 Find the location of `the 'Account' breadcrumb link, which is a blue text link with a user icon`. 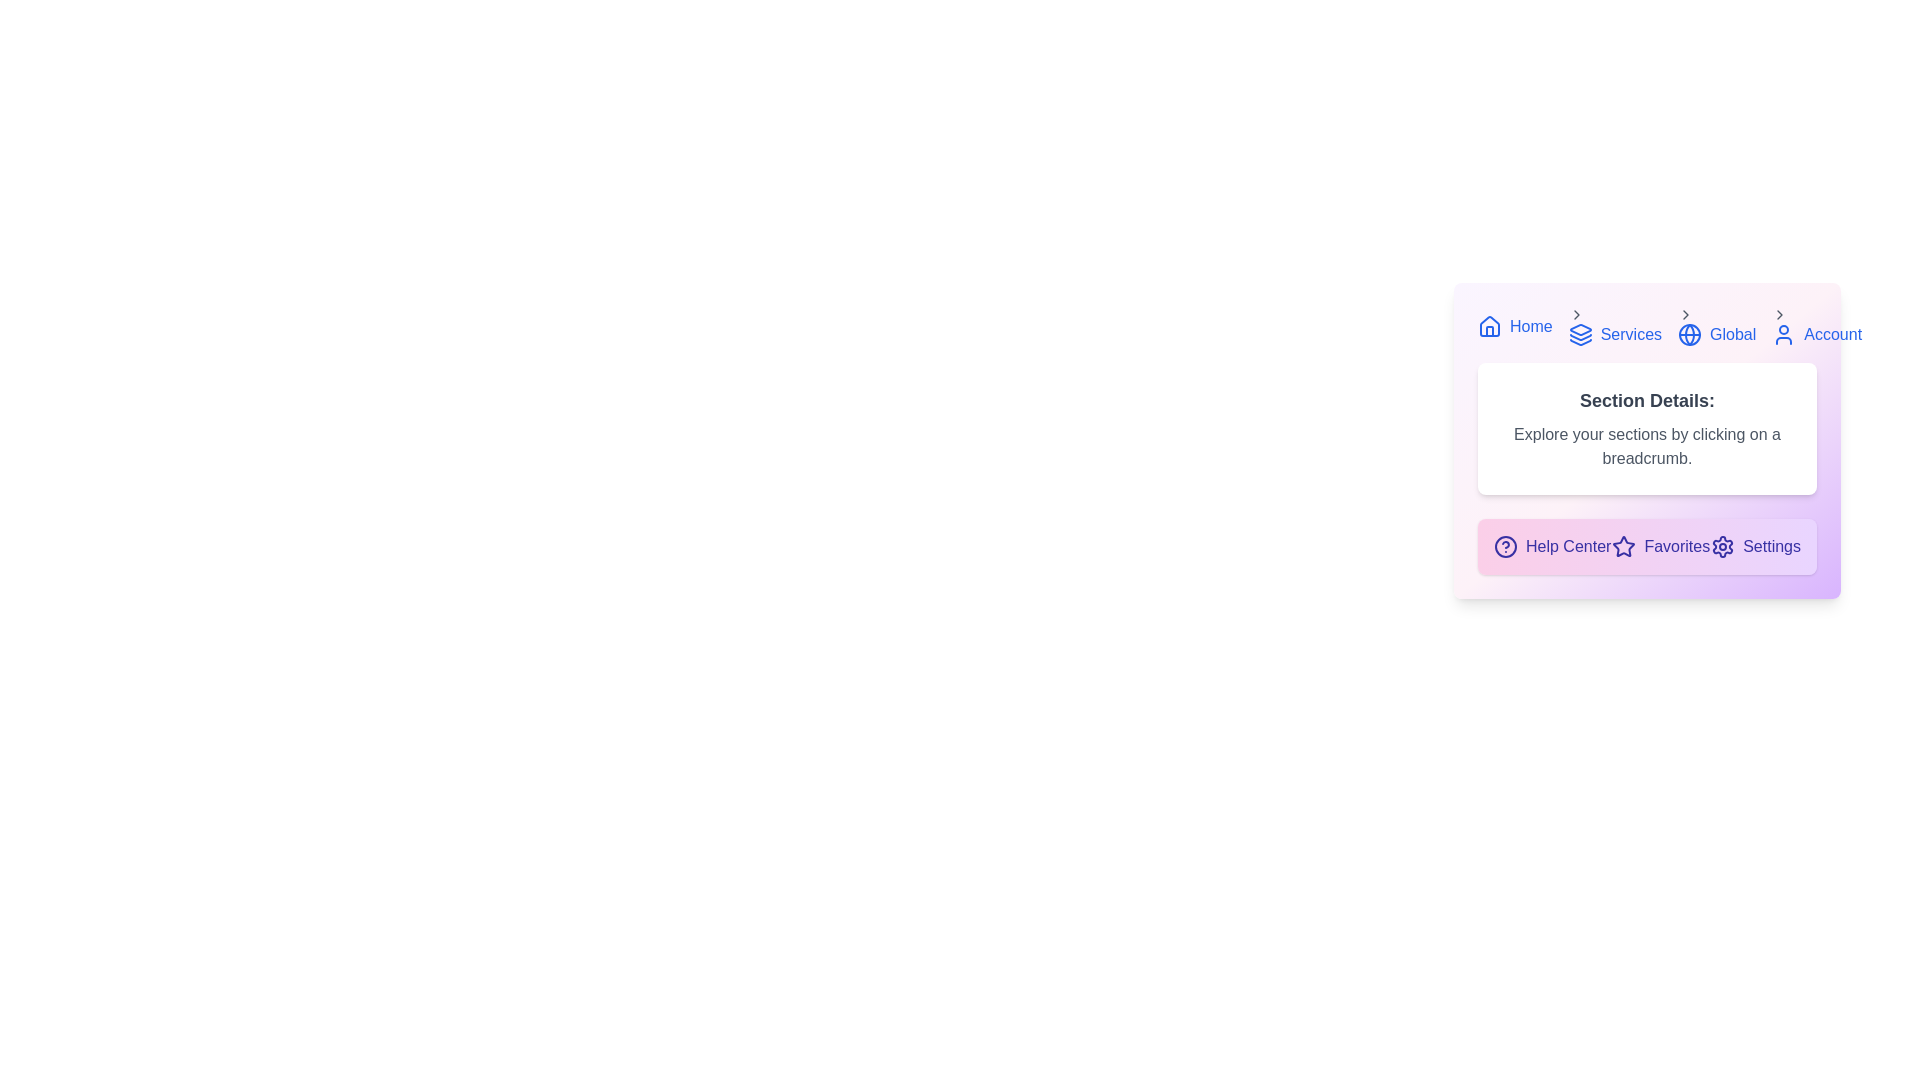

the 'Account' breadcrumb link, which is a blue text link with a user icon is located at coordinates (1817, 334).